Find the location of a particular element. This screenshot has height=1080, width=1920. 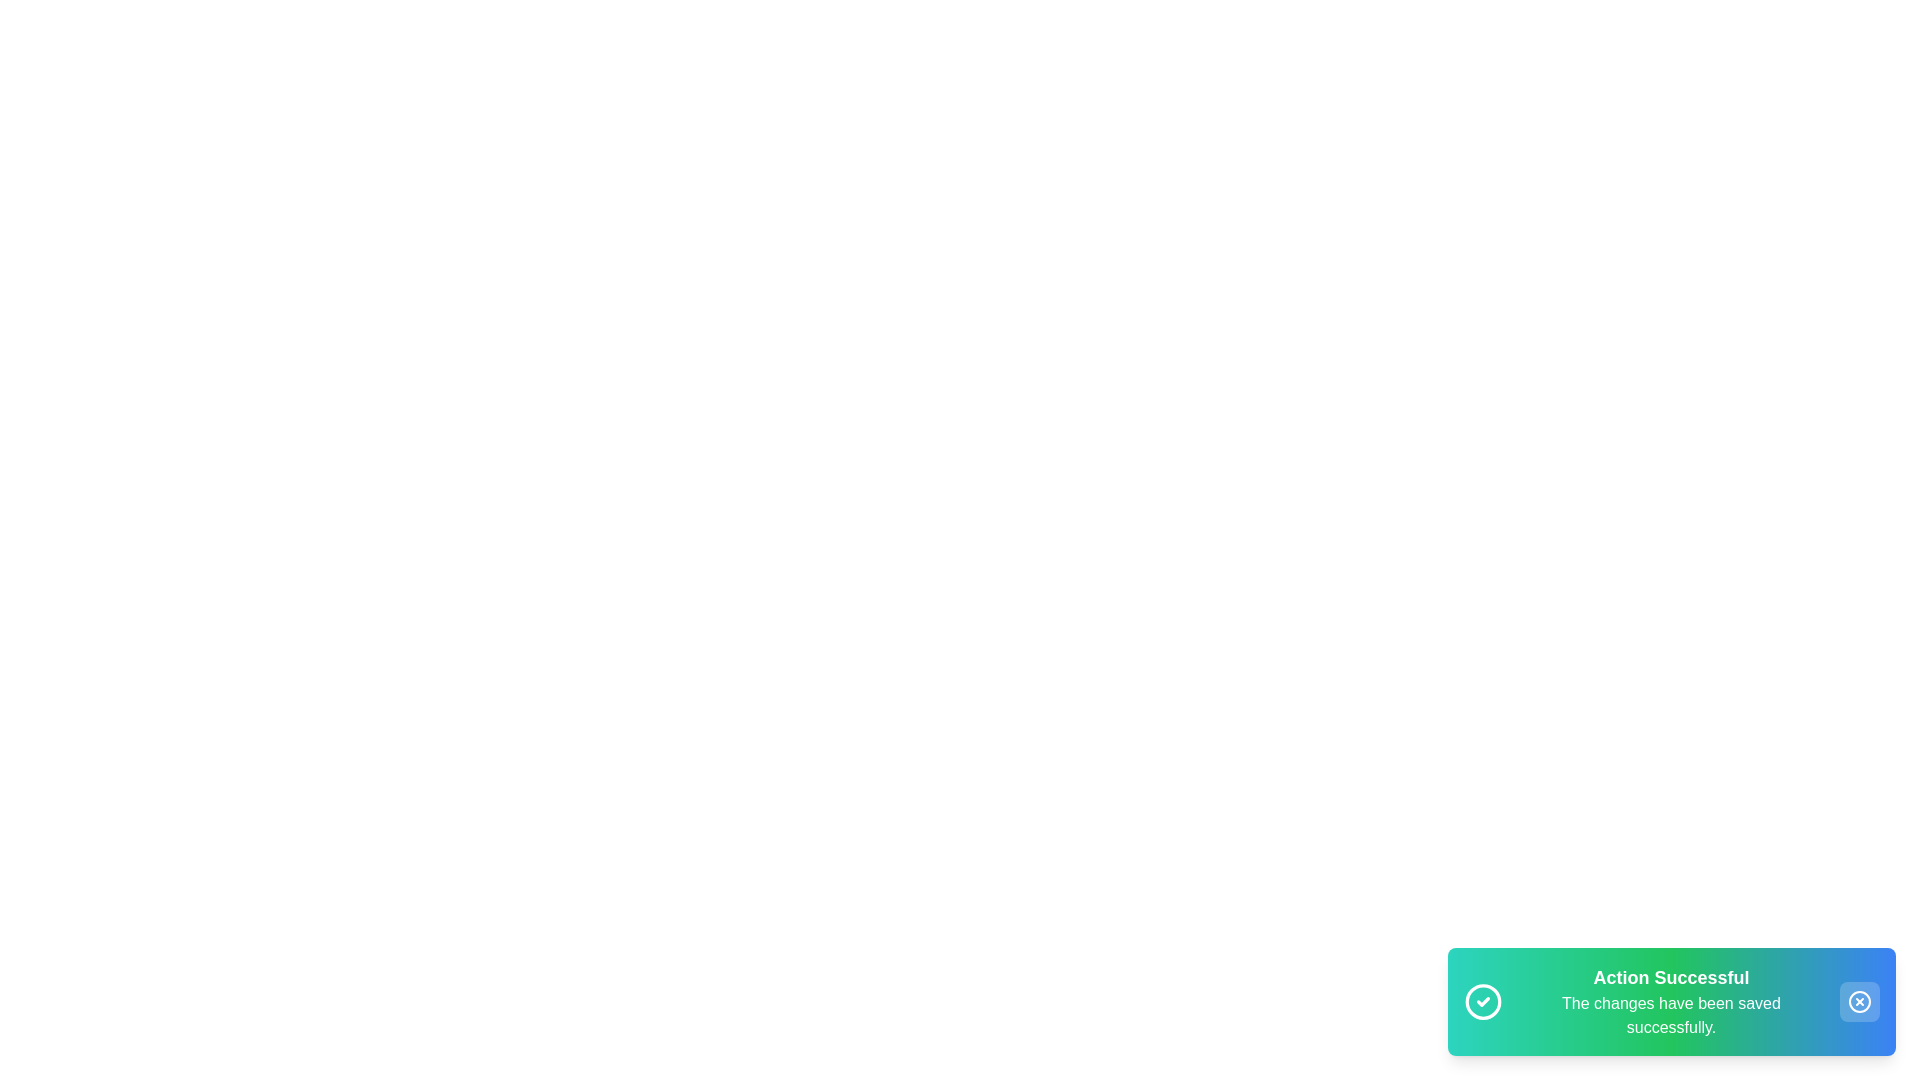

the checkmark icon to perform the respective action is located at coordinates (1483, 1002).